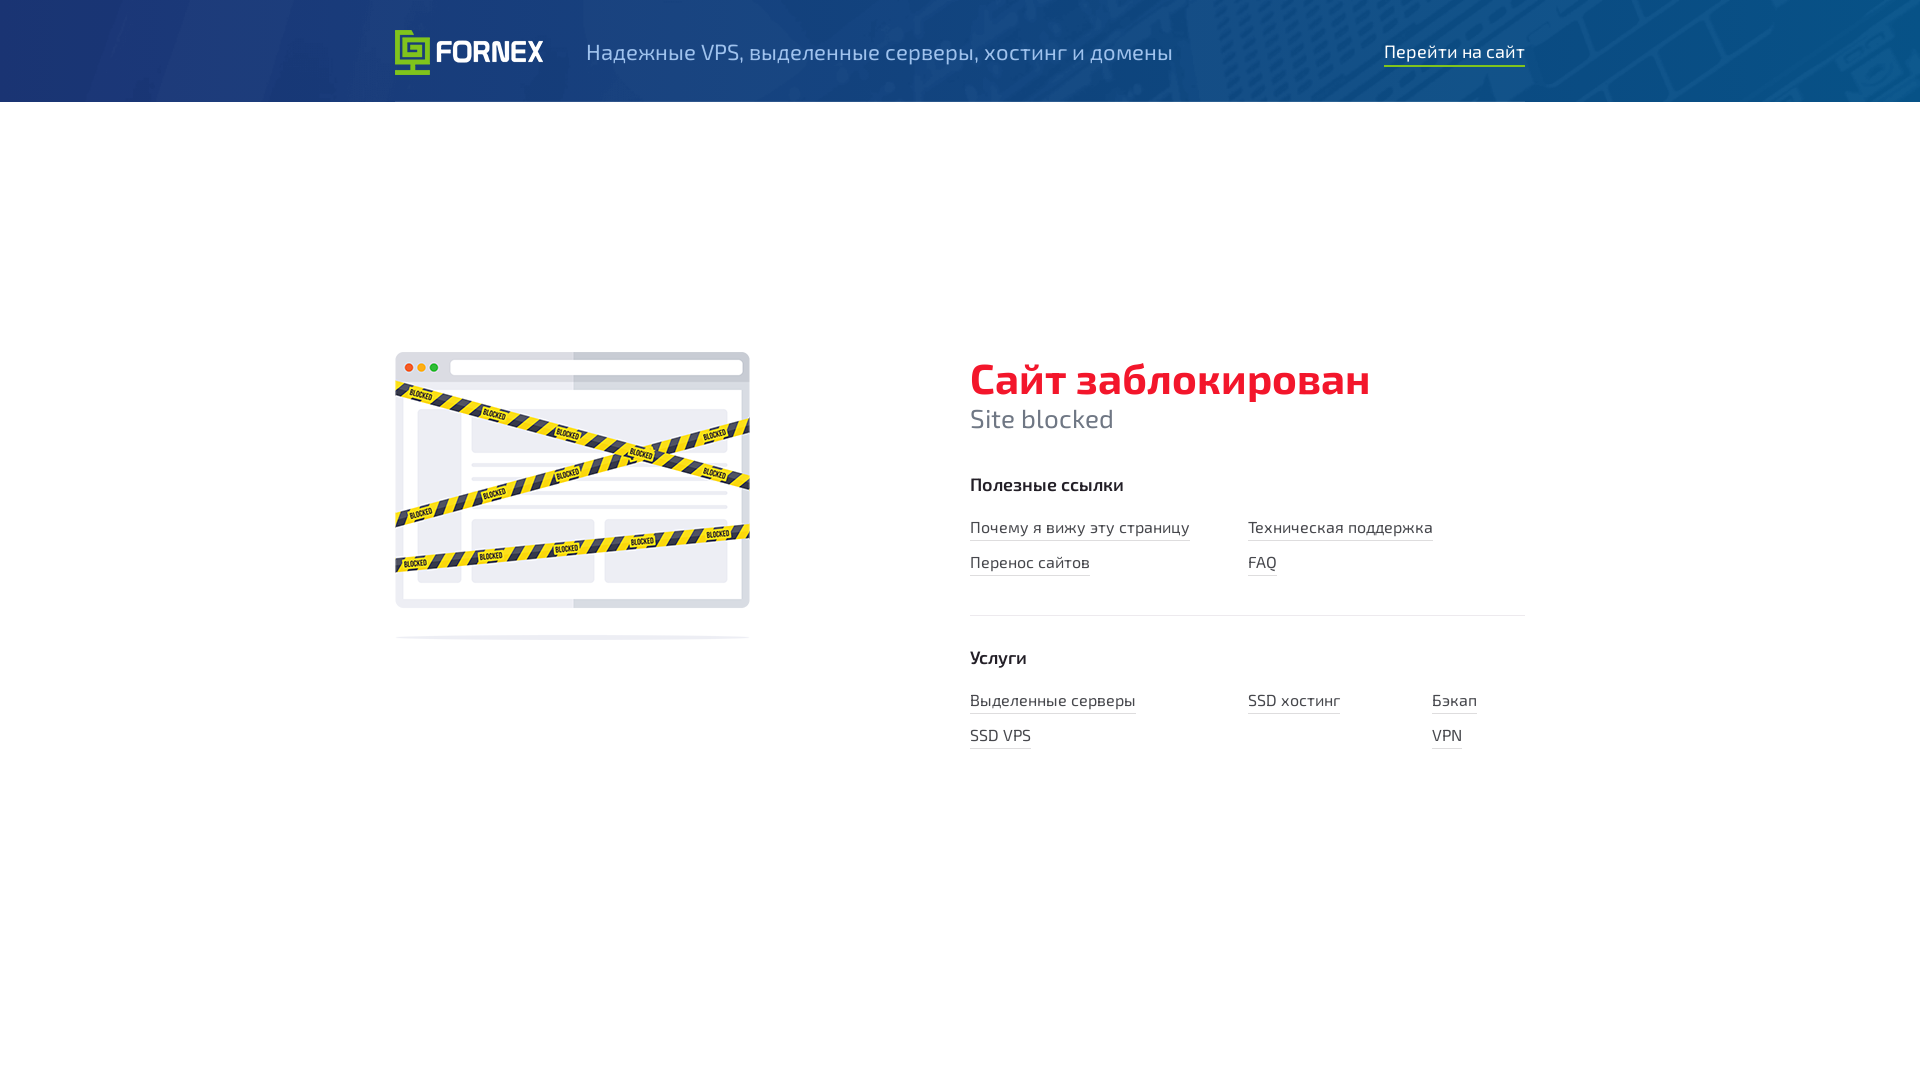  Describe the element at coordinates (1000, 736) in the screenshot. I see `'SSD VPS'` at that location.